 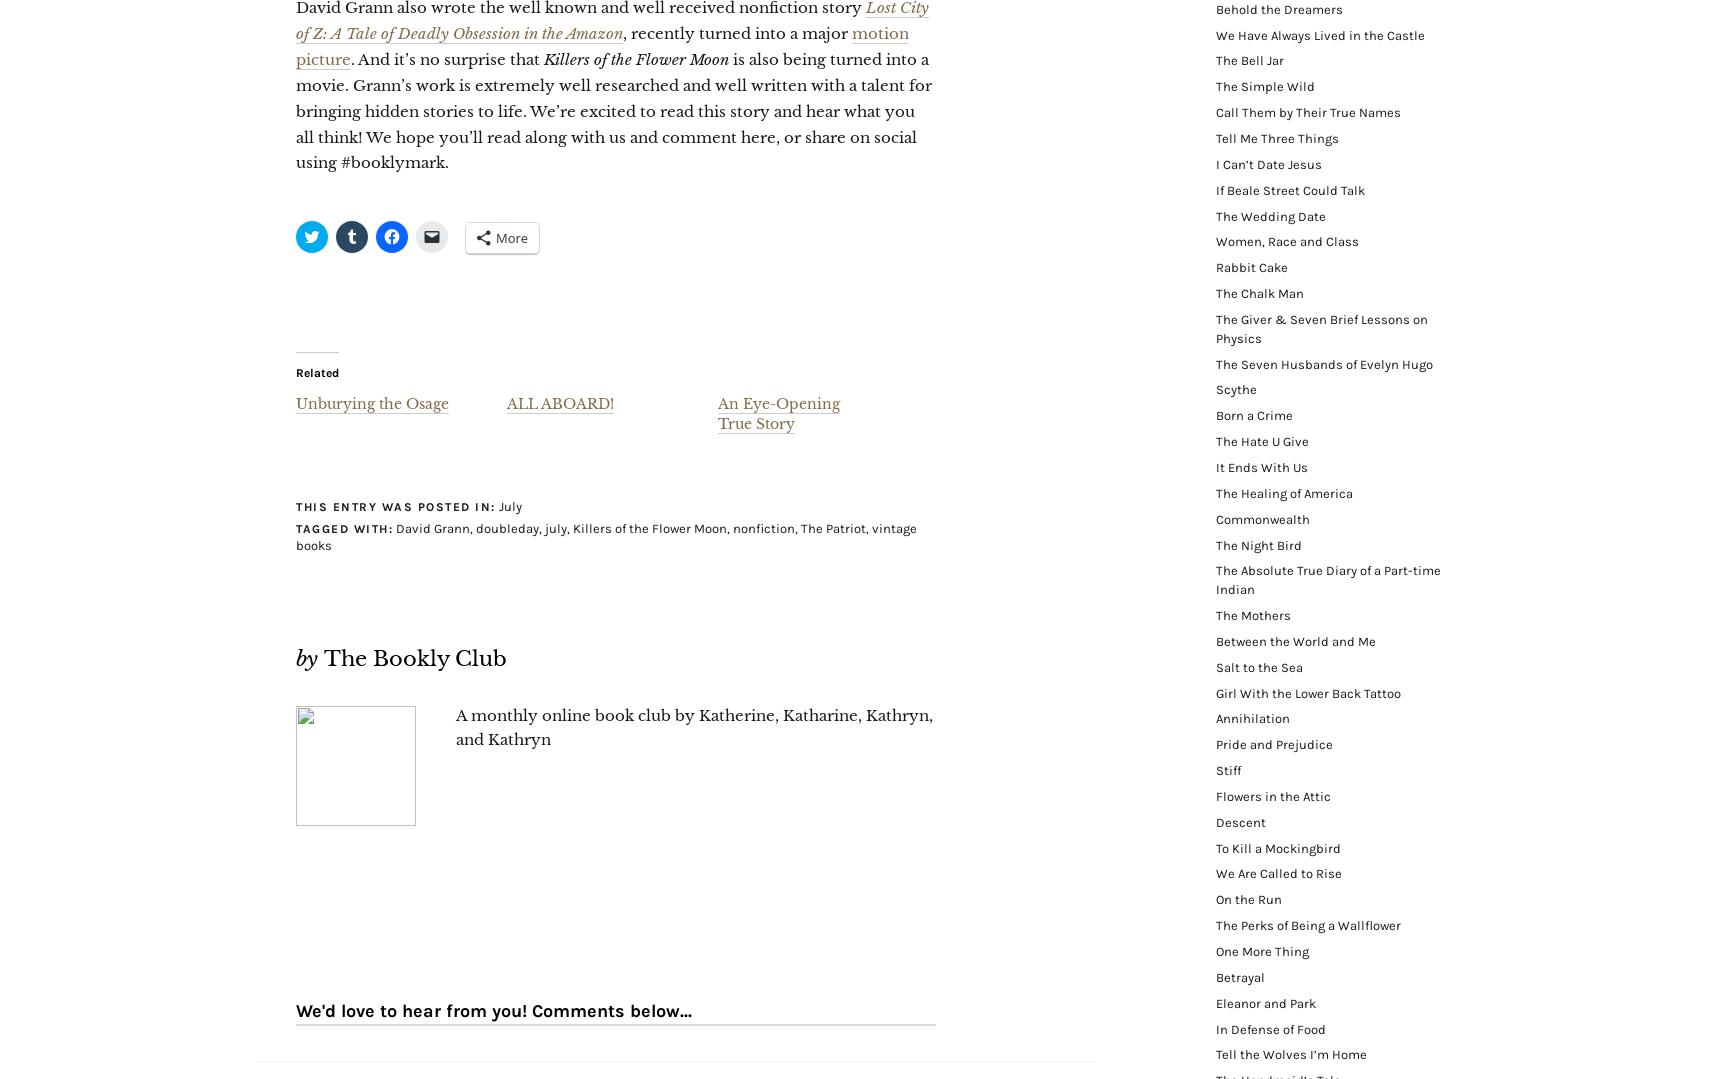 I want to click on 'We Are Called to Rise', so click(x=1279, y=872).